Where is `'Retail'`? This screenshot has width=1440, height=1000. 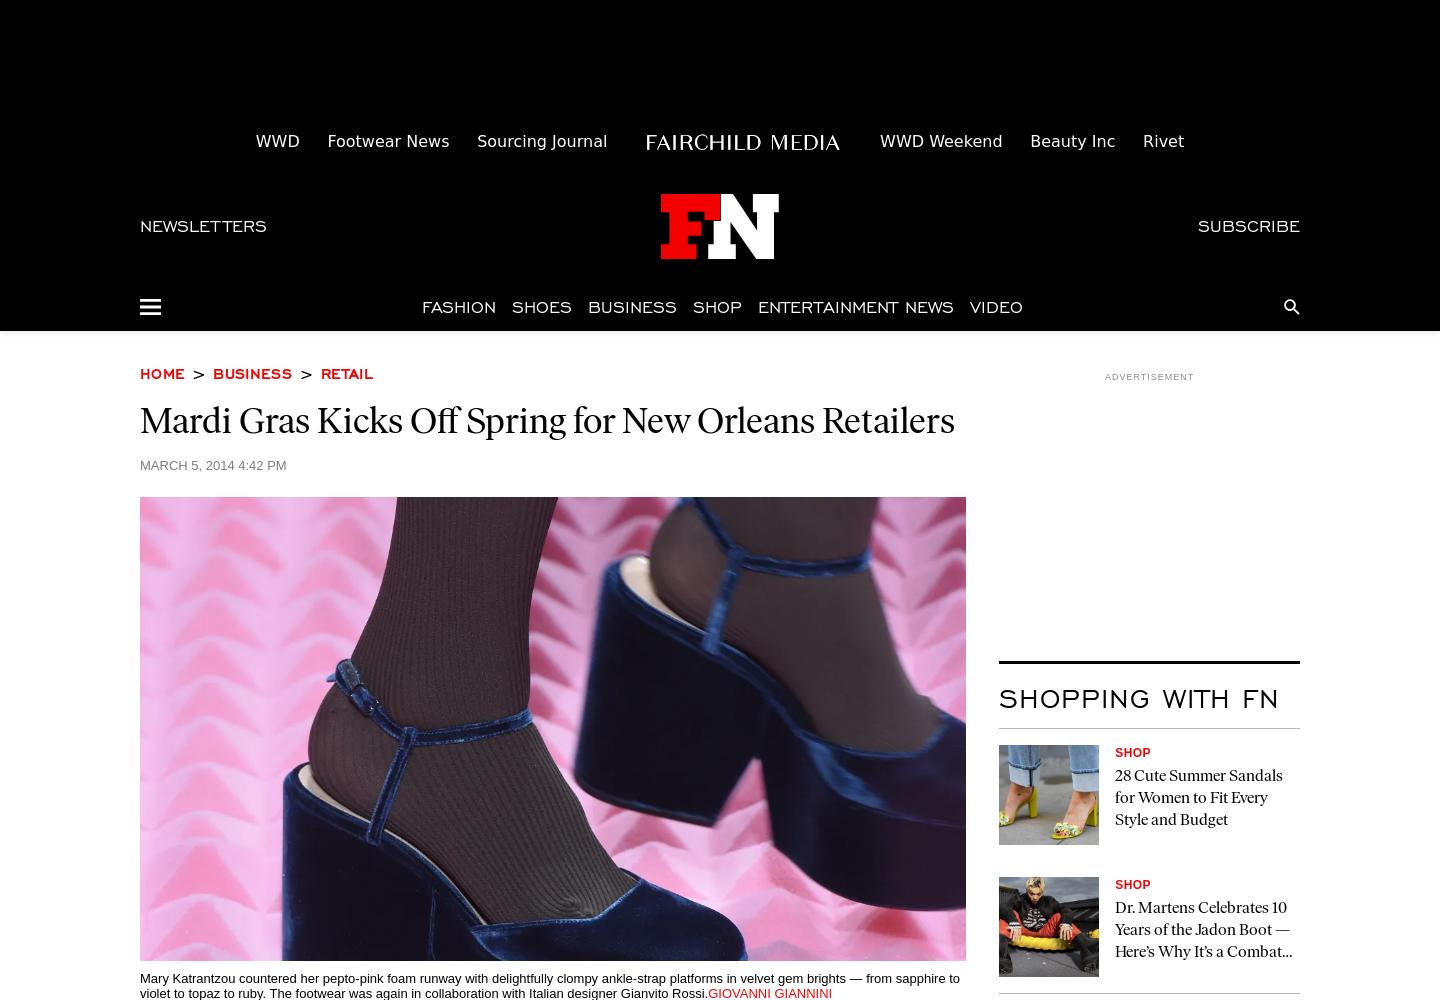 'Retail' is located at coordinates (346, 373).